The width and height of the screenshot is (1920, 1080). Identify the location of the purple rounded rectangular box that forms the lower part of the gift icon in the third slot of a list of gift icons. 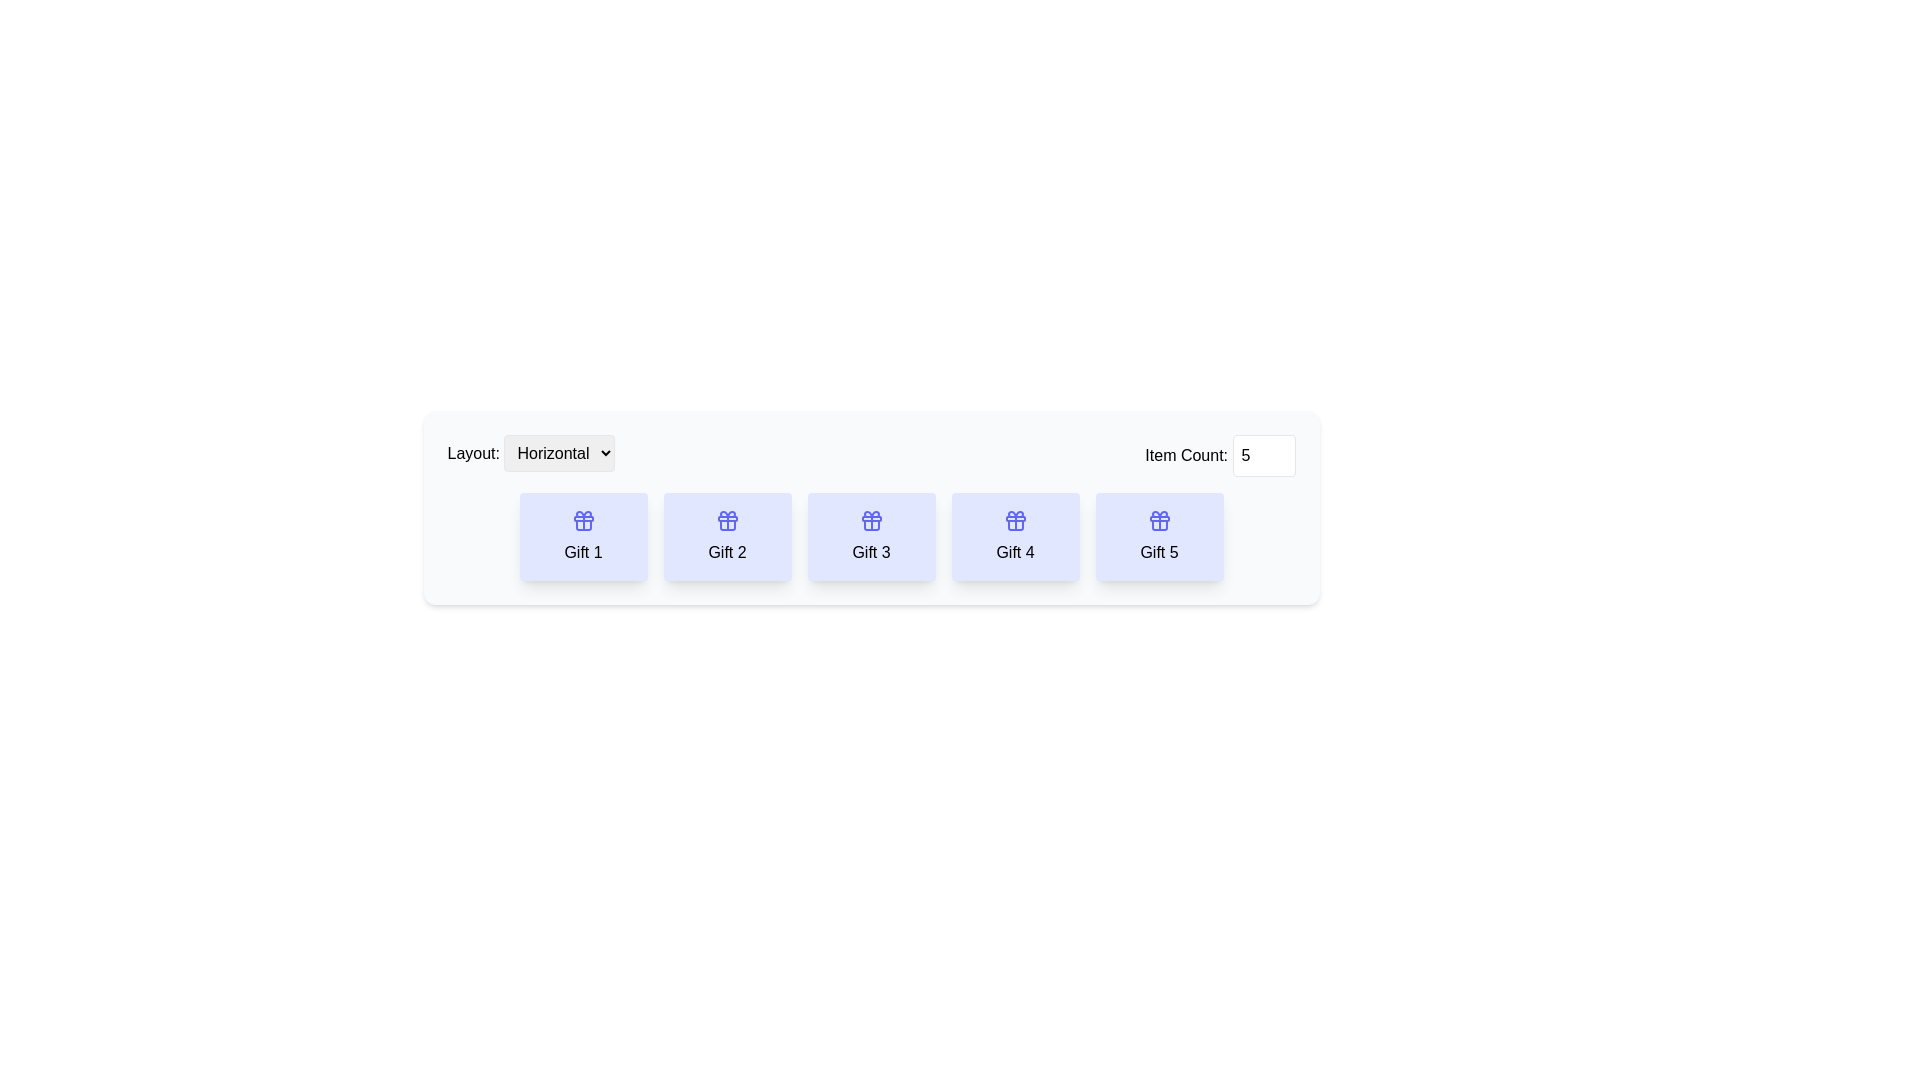
(871, 524).